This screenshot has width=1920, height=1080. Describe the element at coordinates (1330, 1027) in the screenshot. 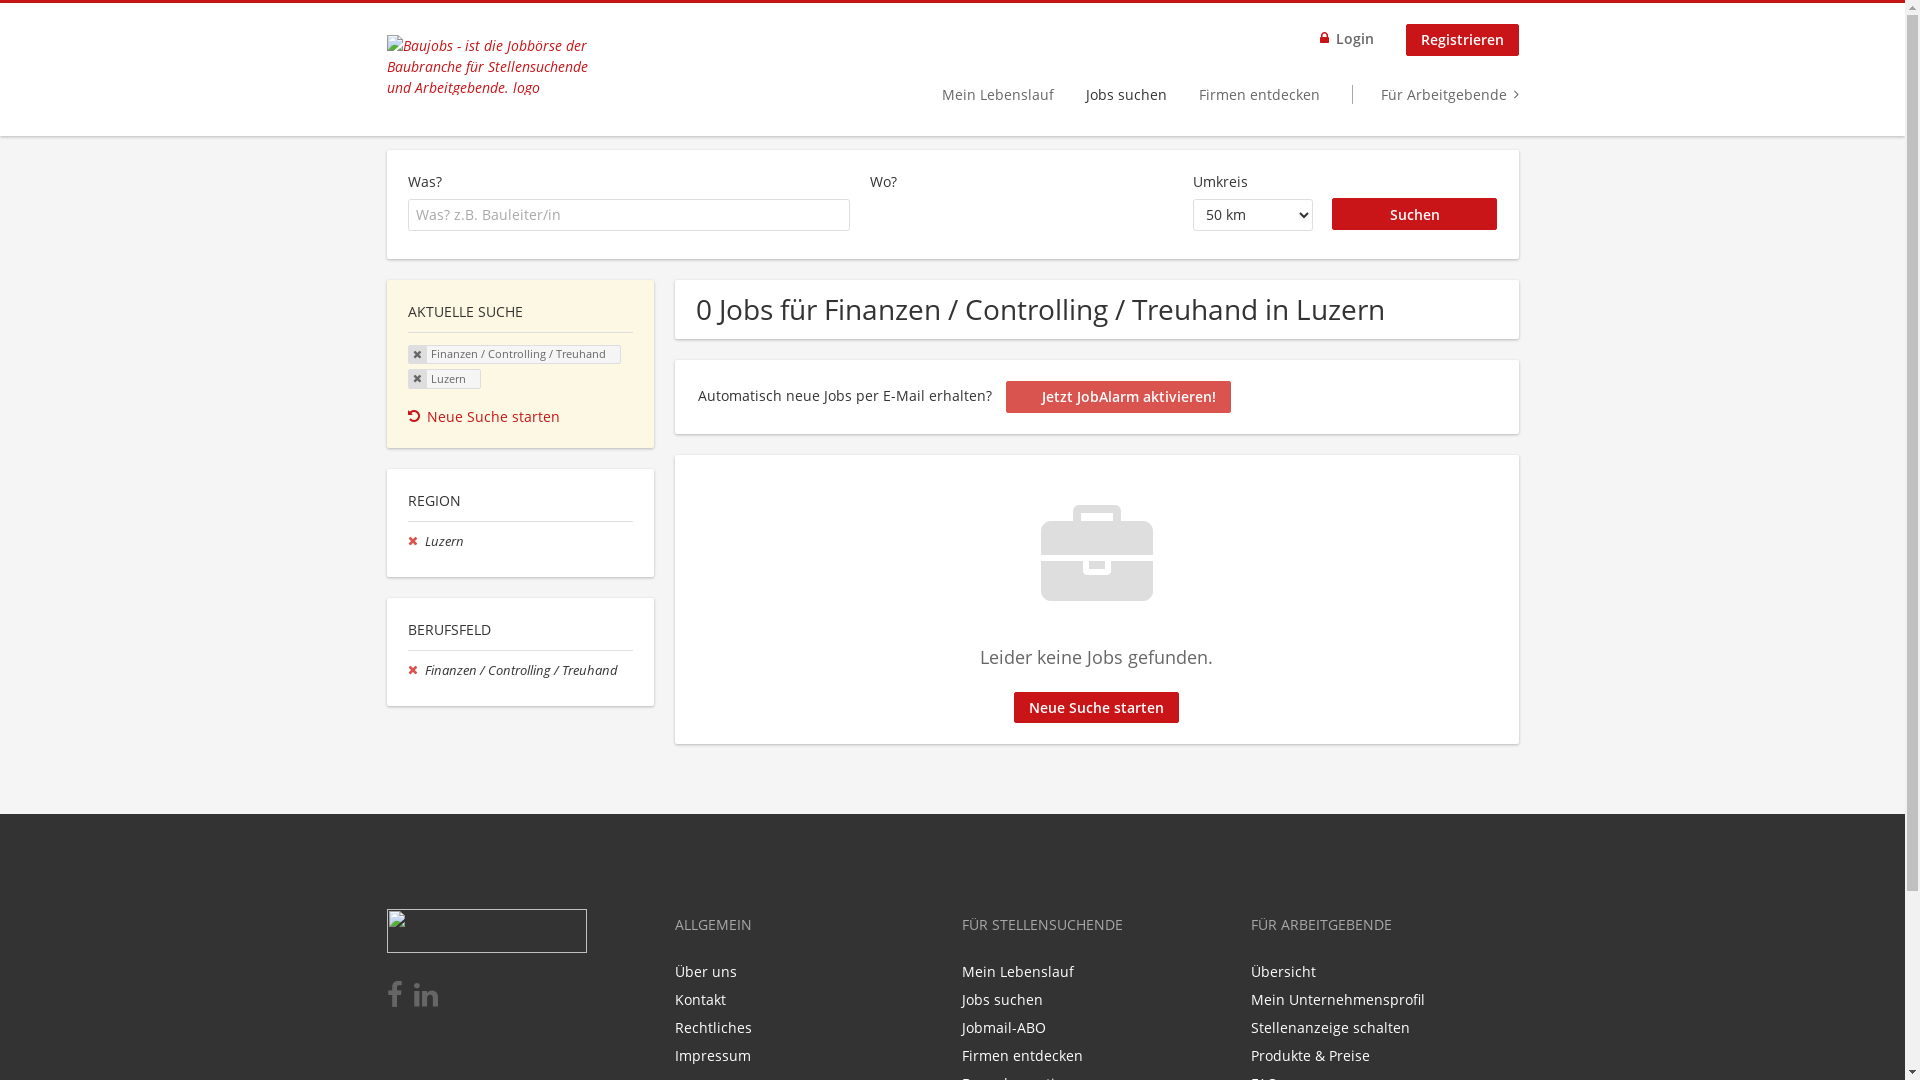

I see `'Stellenanzeige schalten'` at that location.